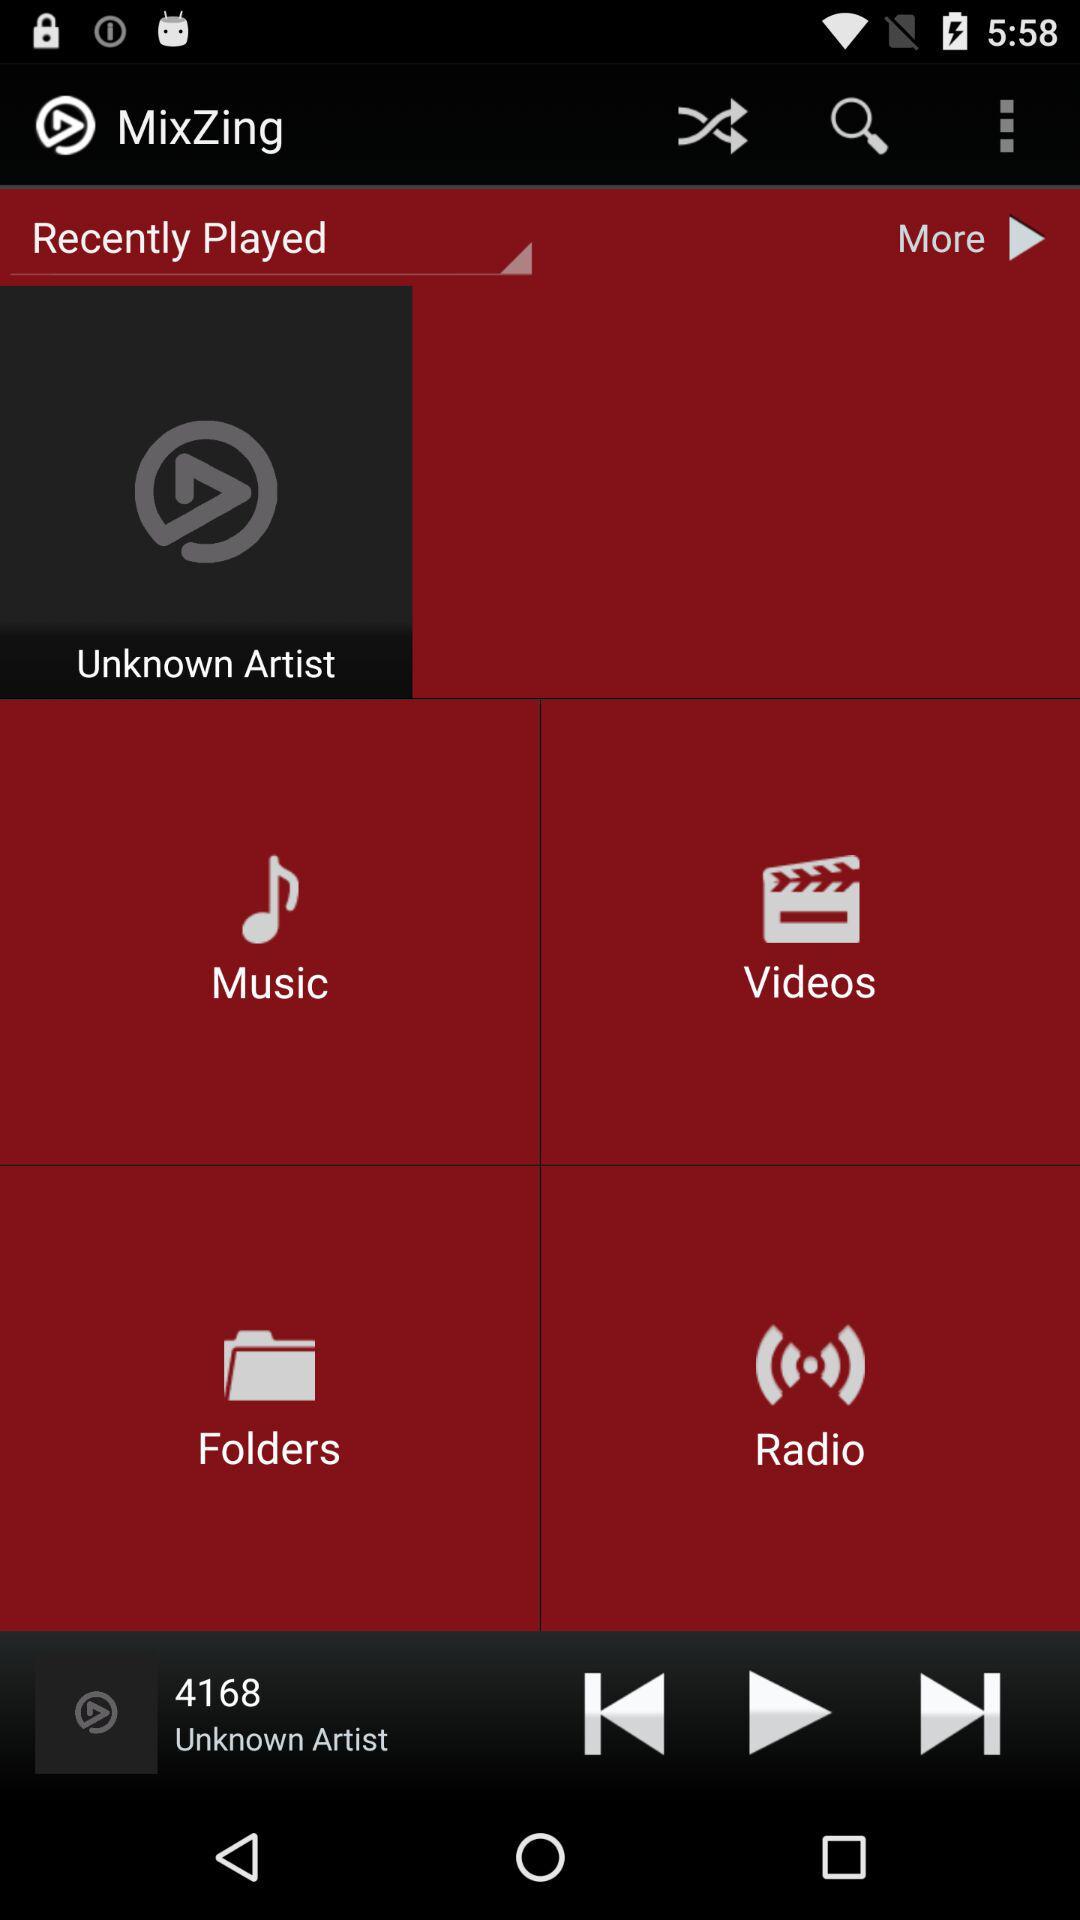 The width and height of the screenshot is (1080, 1920). I want to click on the music, so click(790, 1711).